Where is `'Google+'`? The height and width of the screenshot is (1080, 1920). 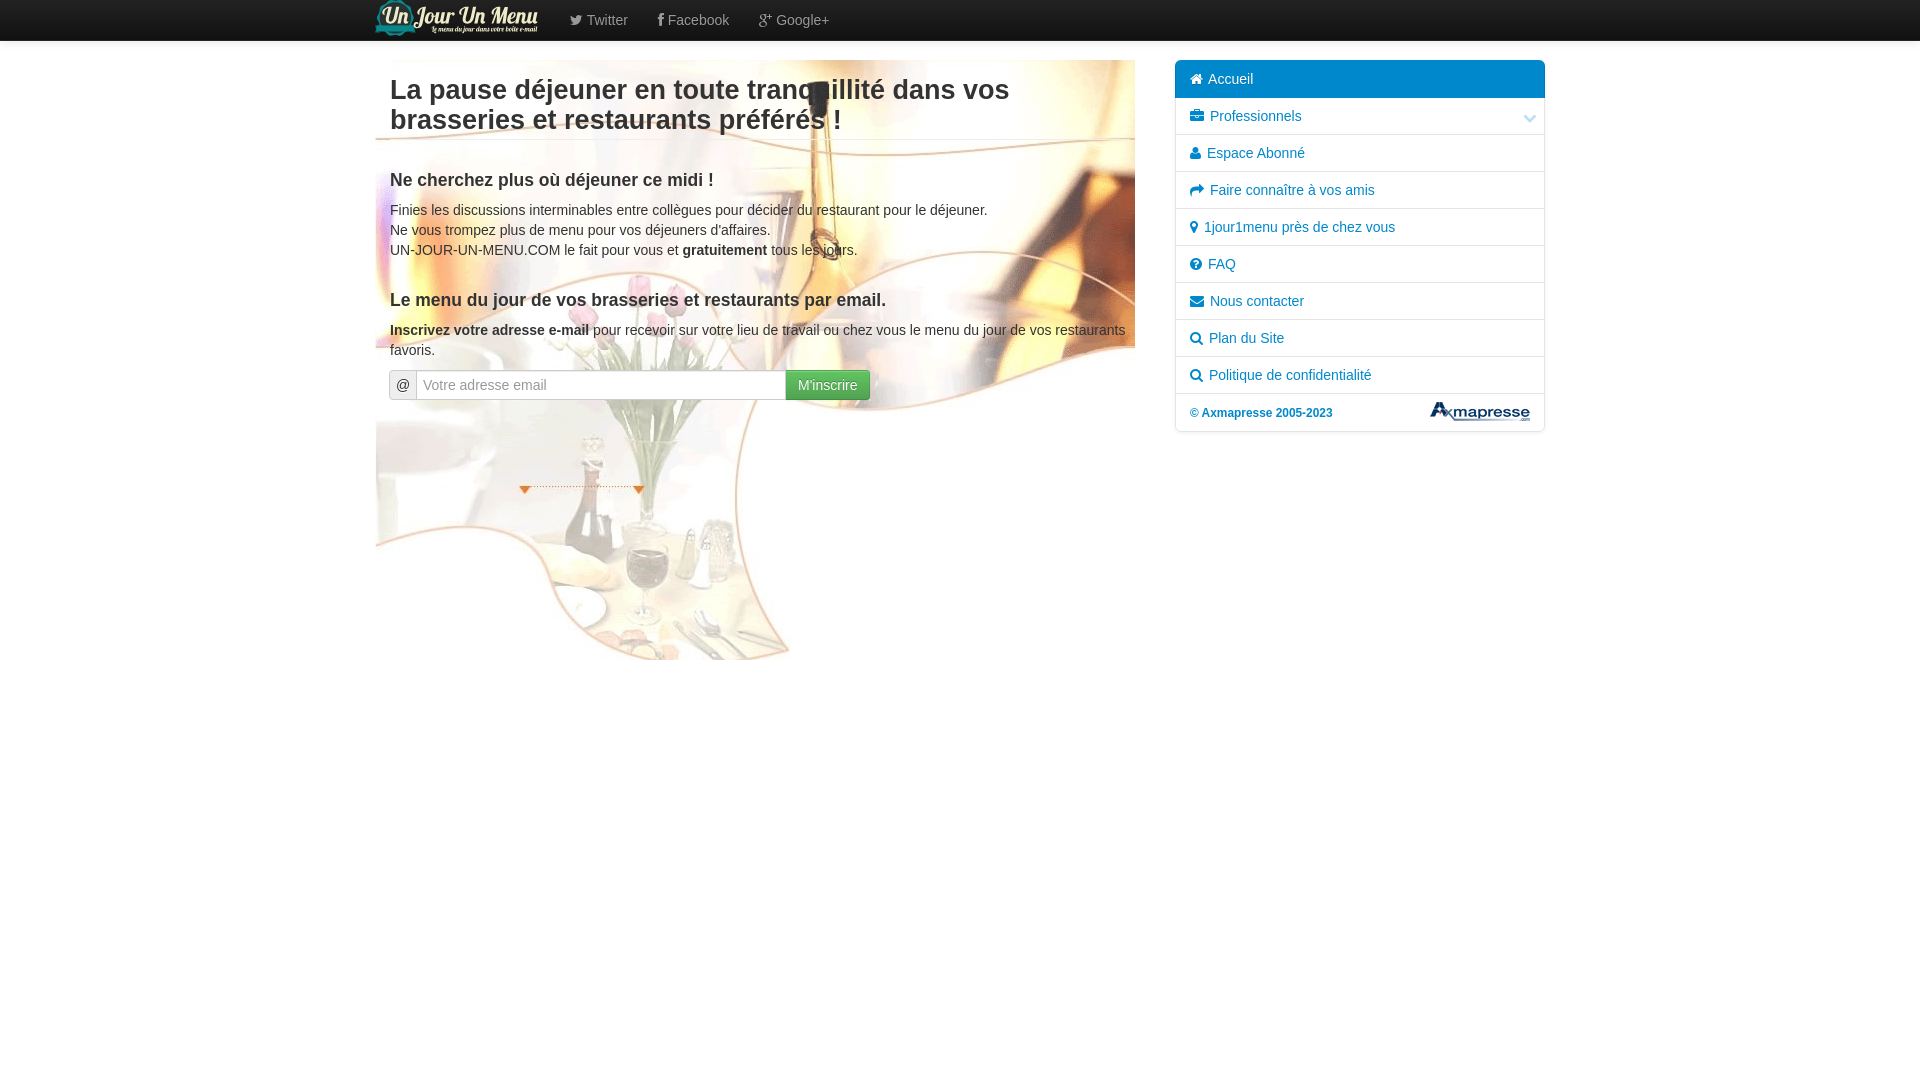
'Google+' is located at coordinates (792, 19).